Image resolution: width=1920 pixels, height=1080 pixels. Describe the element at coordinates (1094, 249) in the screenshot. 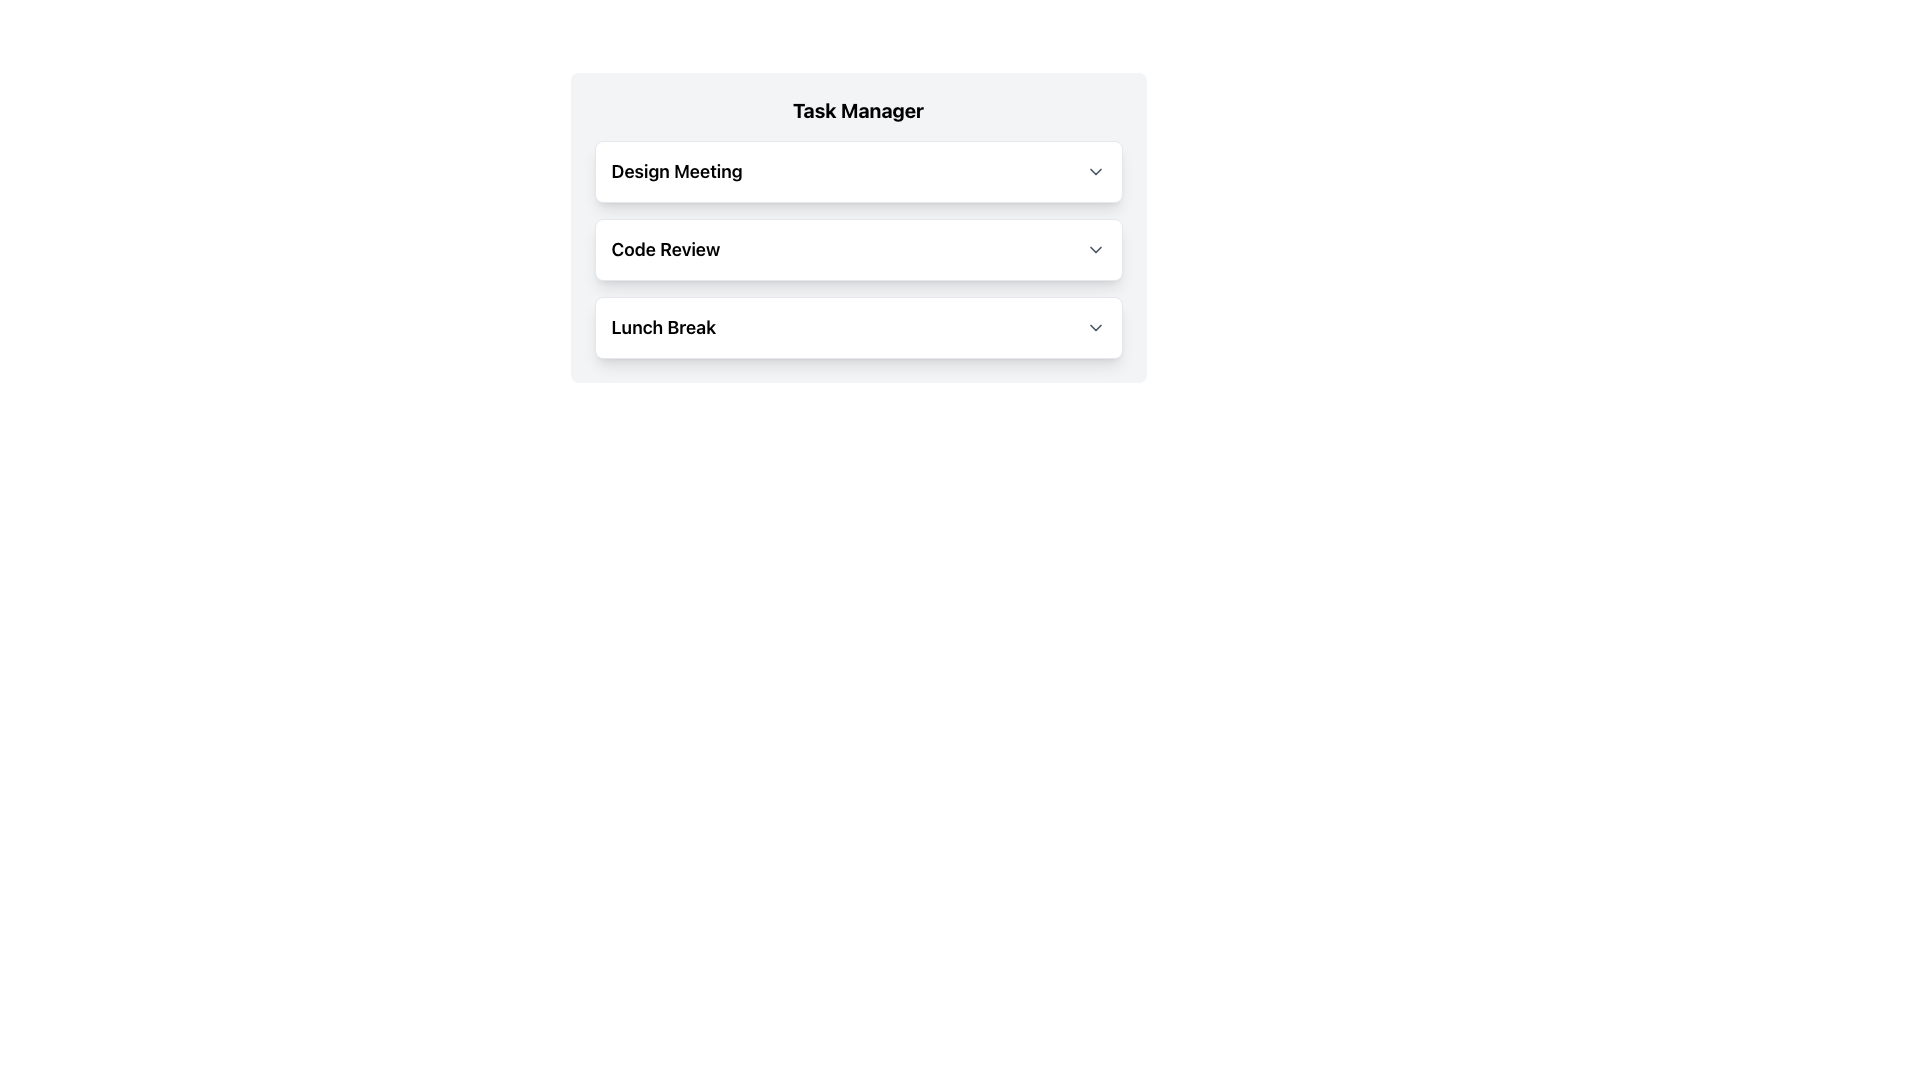

I see `the dropdown activator icon located on the far right side of the 'Code Review' row in the 'Task Manager' section` at that location.